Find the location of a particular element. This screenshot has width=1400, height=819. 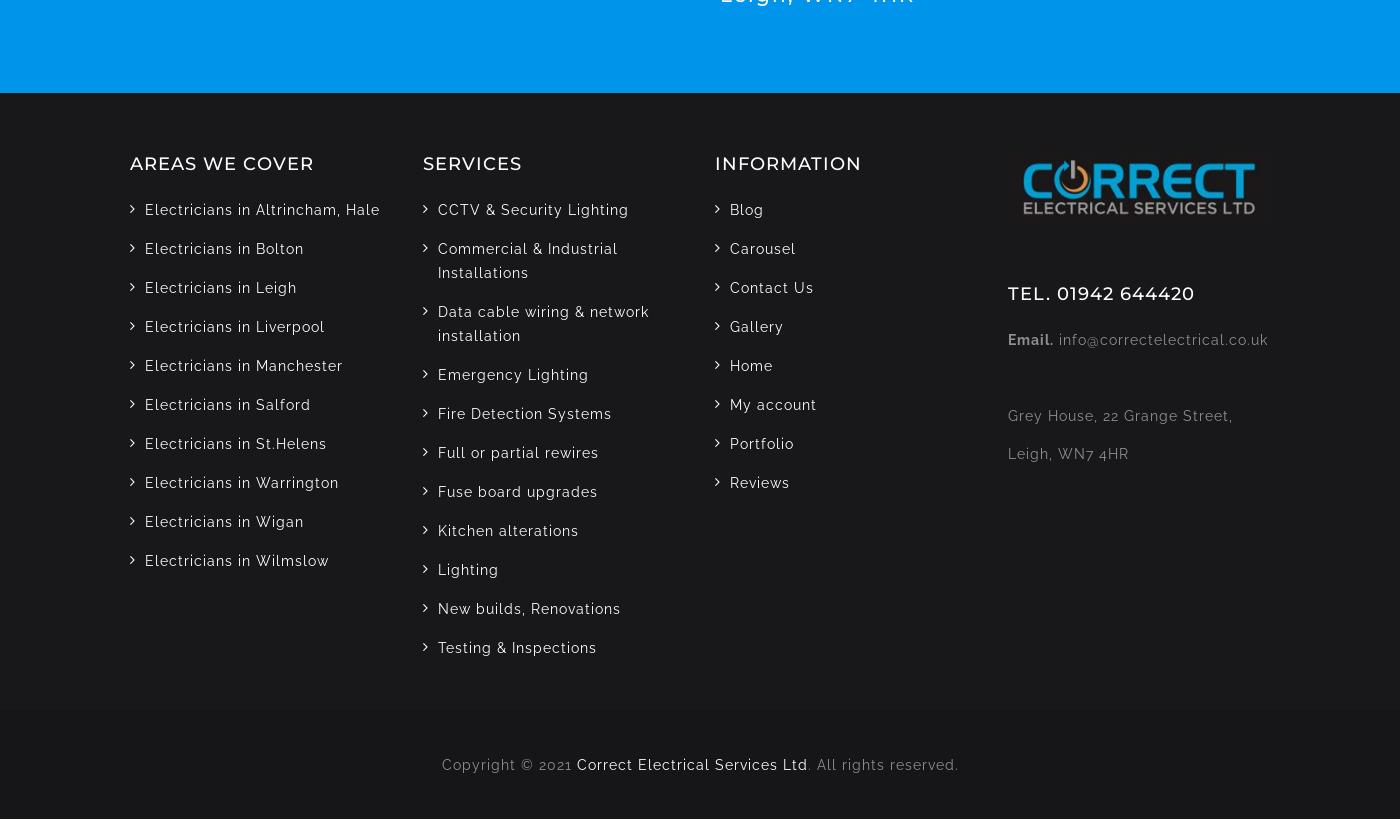

'Data cable wiring & network installation' is located at coordinates (542, 323).